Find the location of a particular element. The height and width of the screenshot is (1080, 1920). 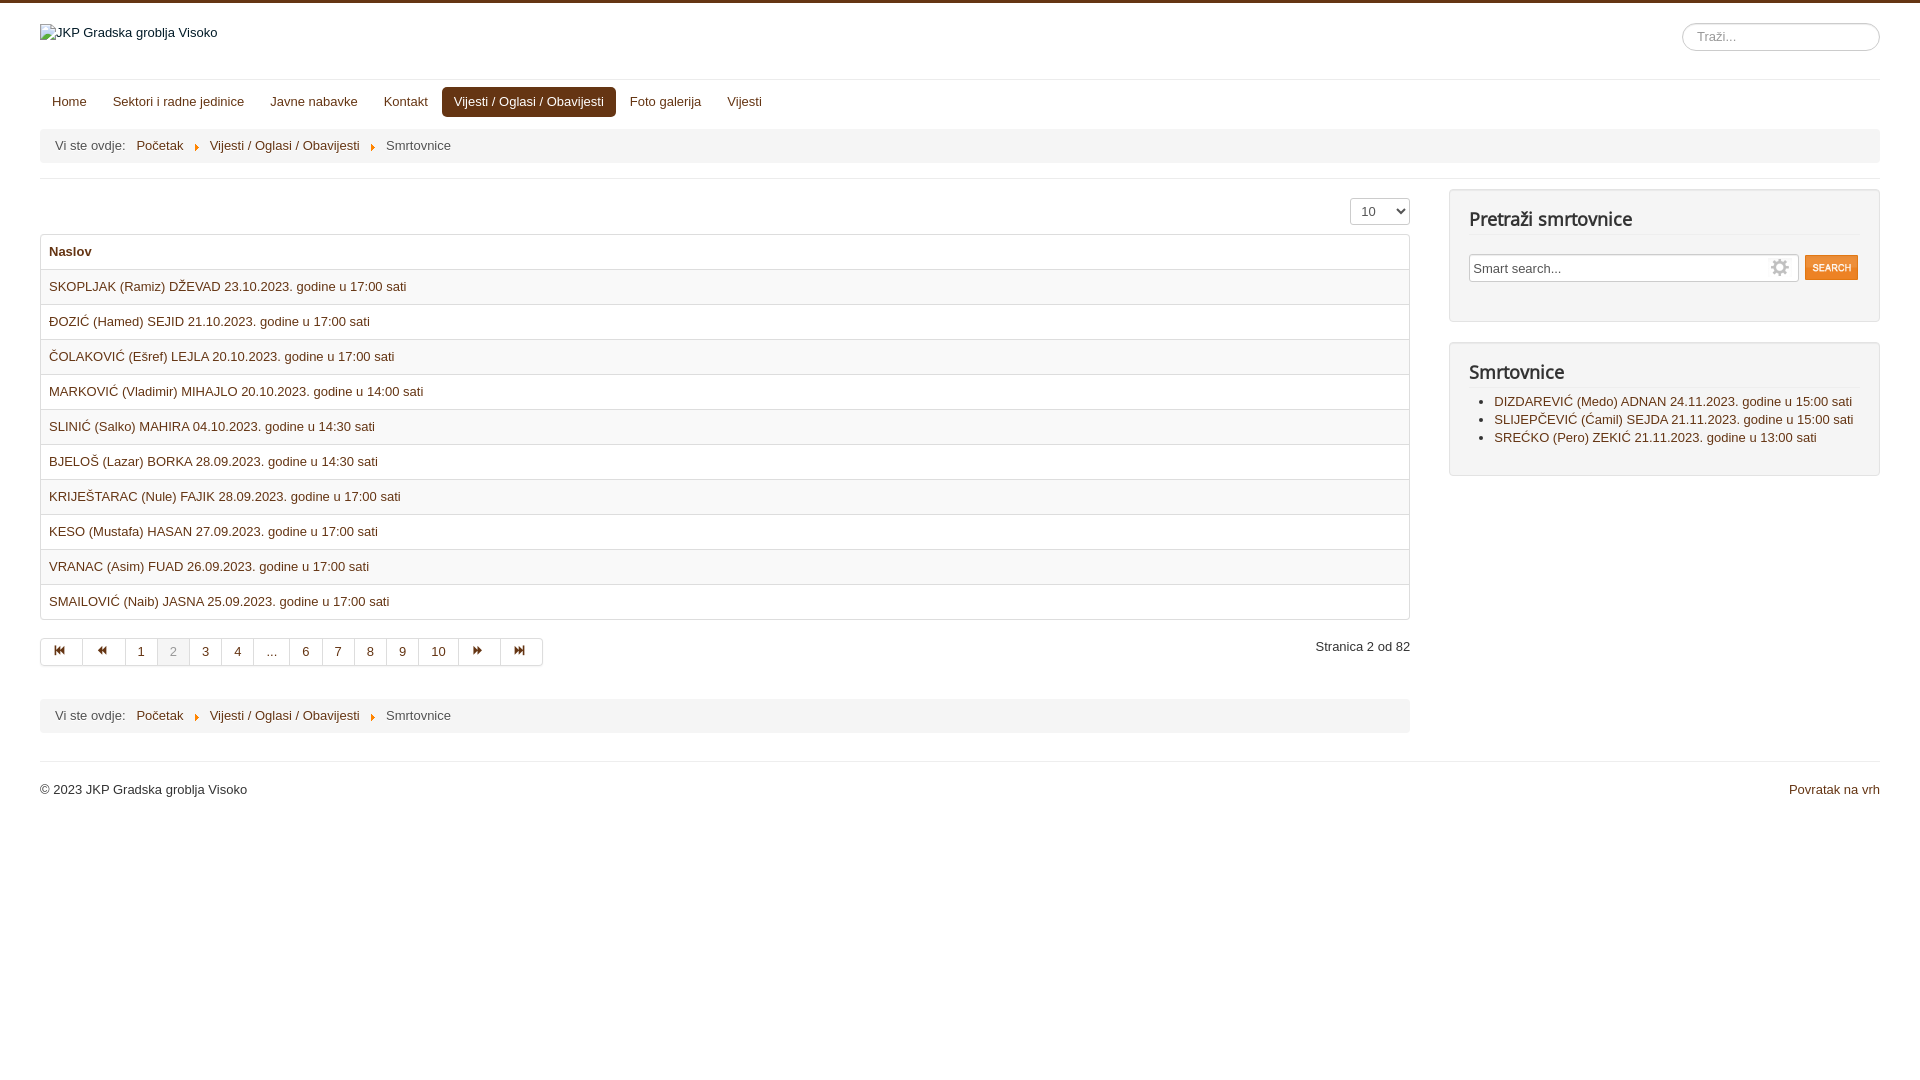

'Javne nabavke' is located at coordinates (312, 101).